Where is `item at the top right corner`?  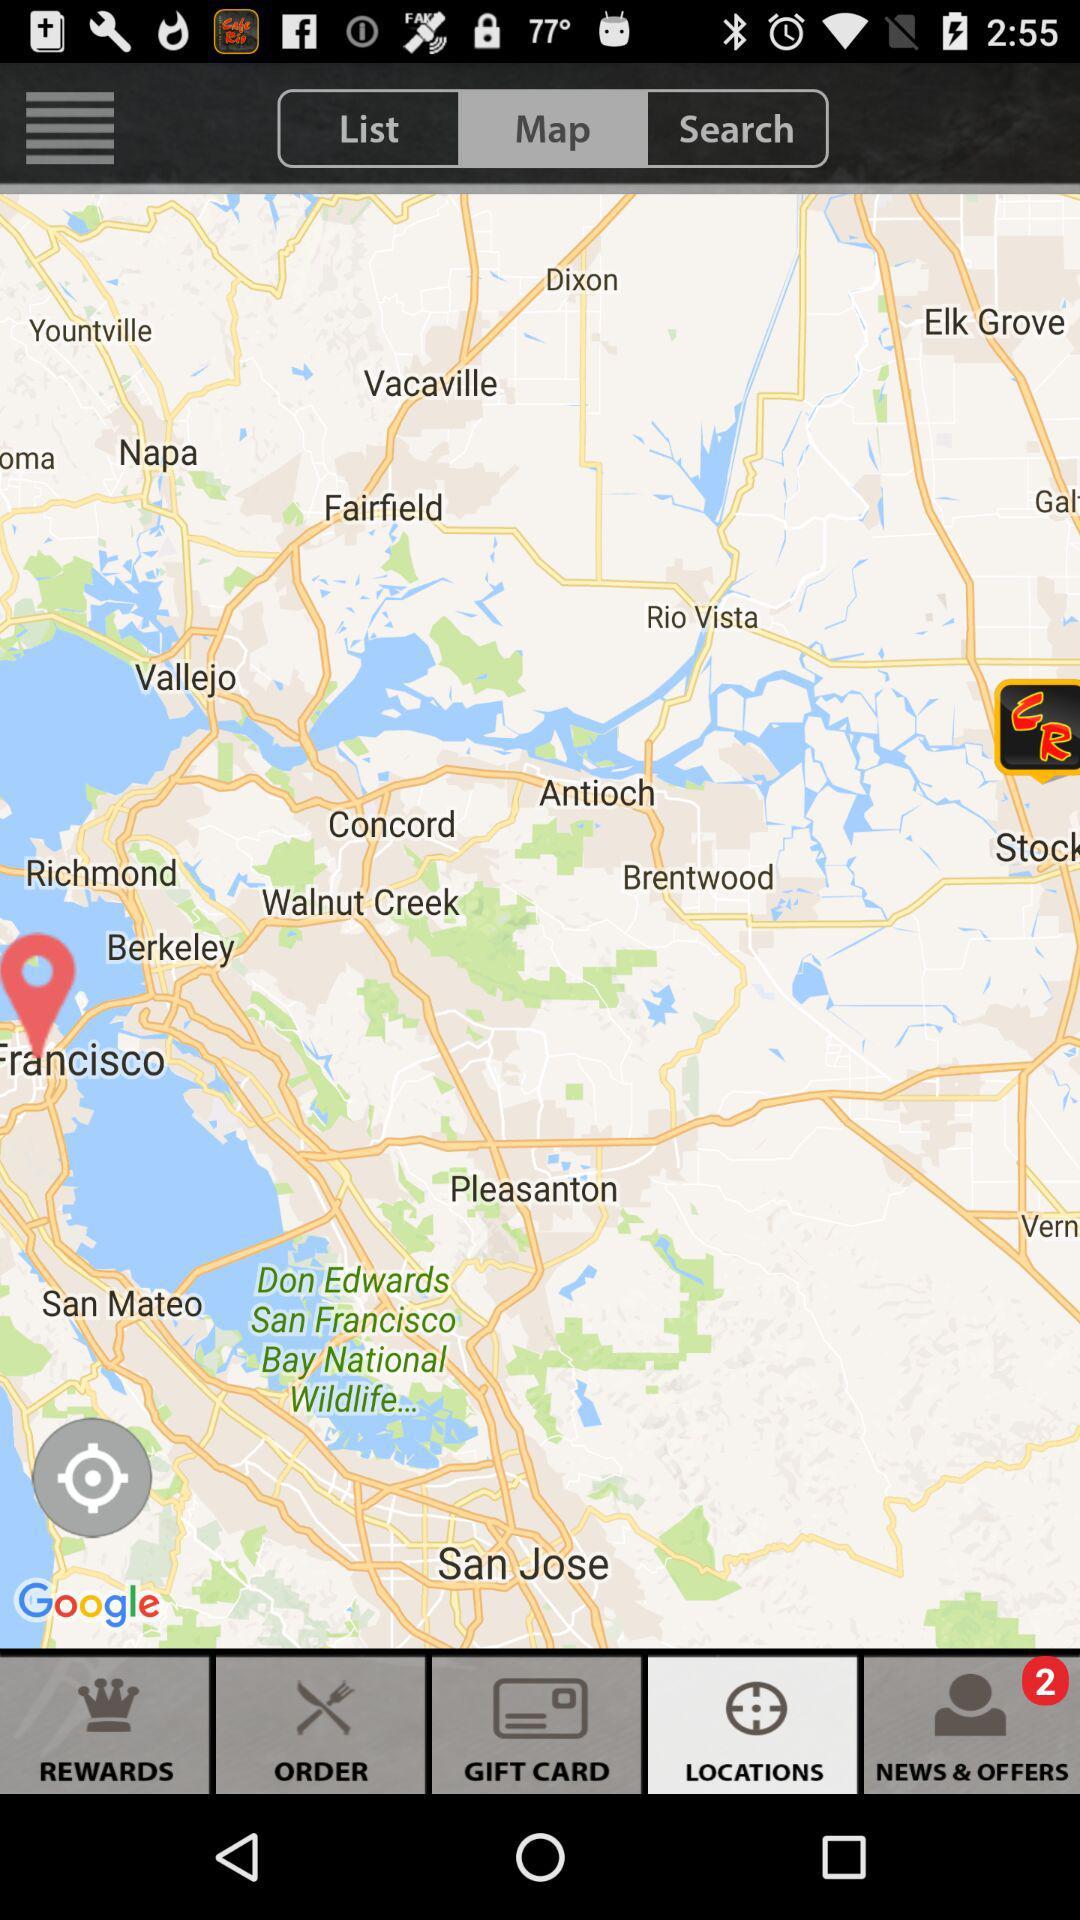
item at the top right corner is located at coordinates (736, 127).